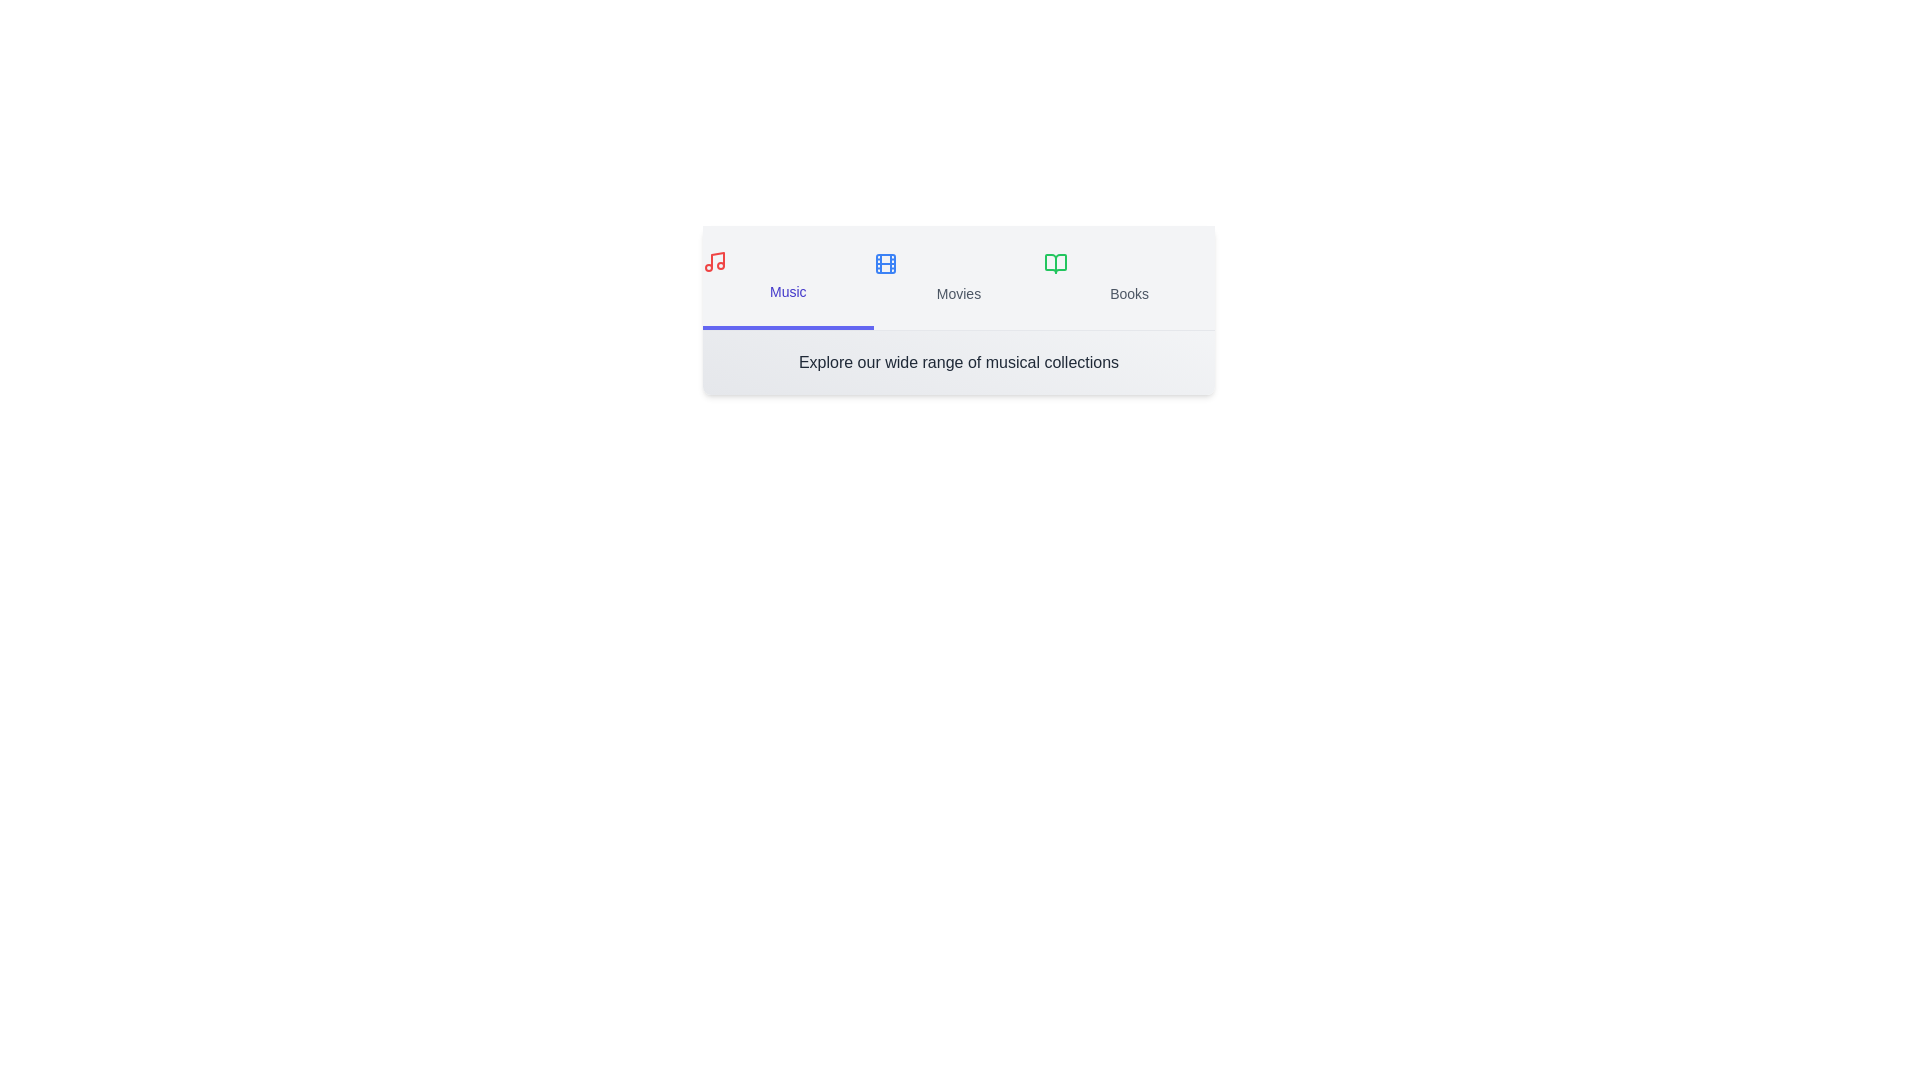 The image size is (1920, 1080). What do you see at coordinates (1128, 277) in the screenshot?
I see `the tab labeled 'Books' to display its description` at bounding box center [1128, 277].